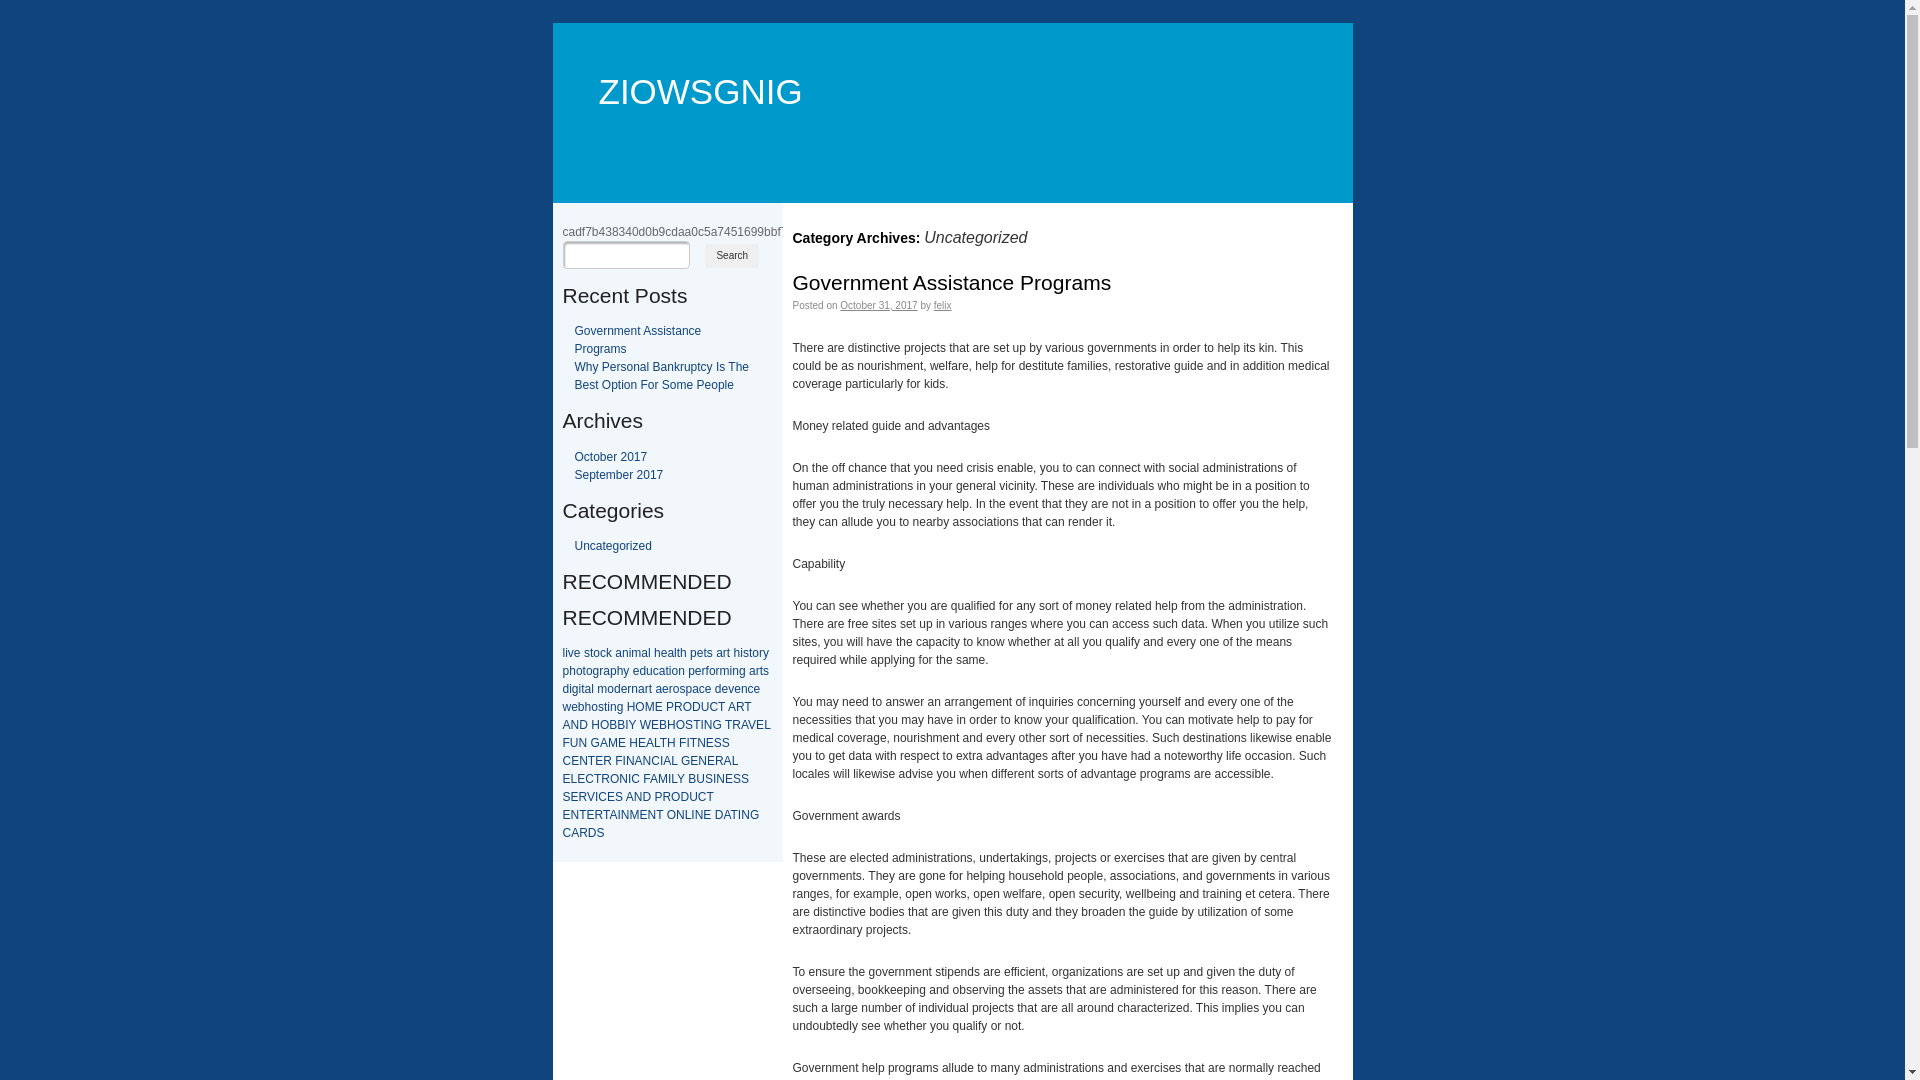 This screenshot has height=1080, width=1920. Describe the element at coordinates (719, 814) in the screenshot. I see `'D'` at that location.